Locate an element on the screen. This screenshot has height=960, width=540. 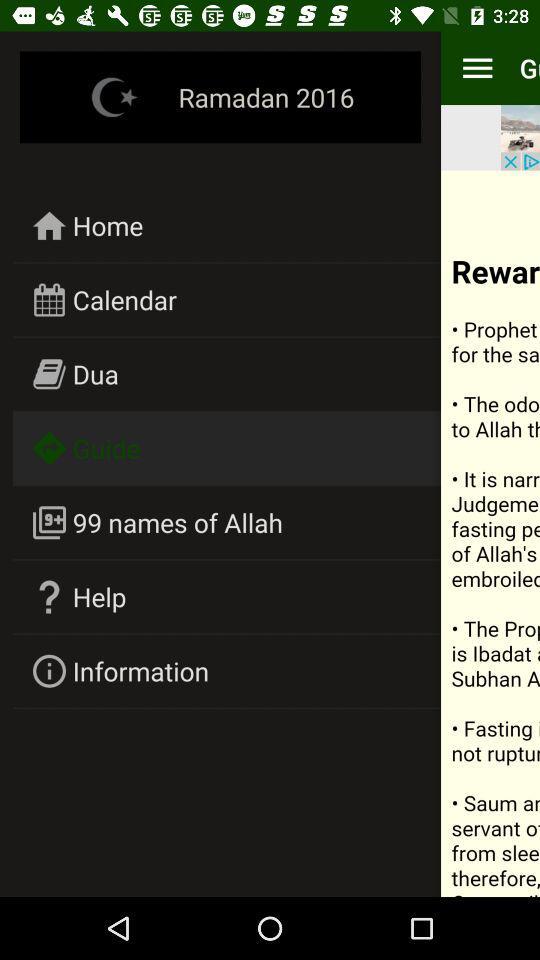
menu bar is located at coordinates (476, 68).